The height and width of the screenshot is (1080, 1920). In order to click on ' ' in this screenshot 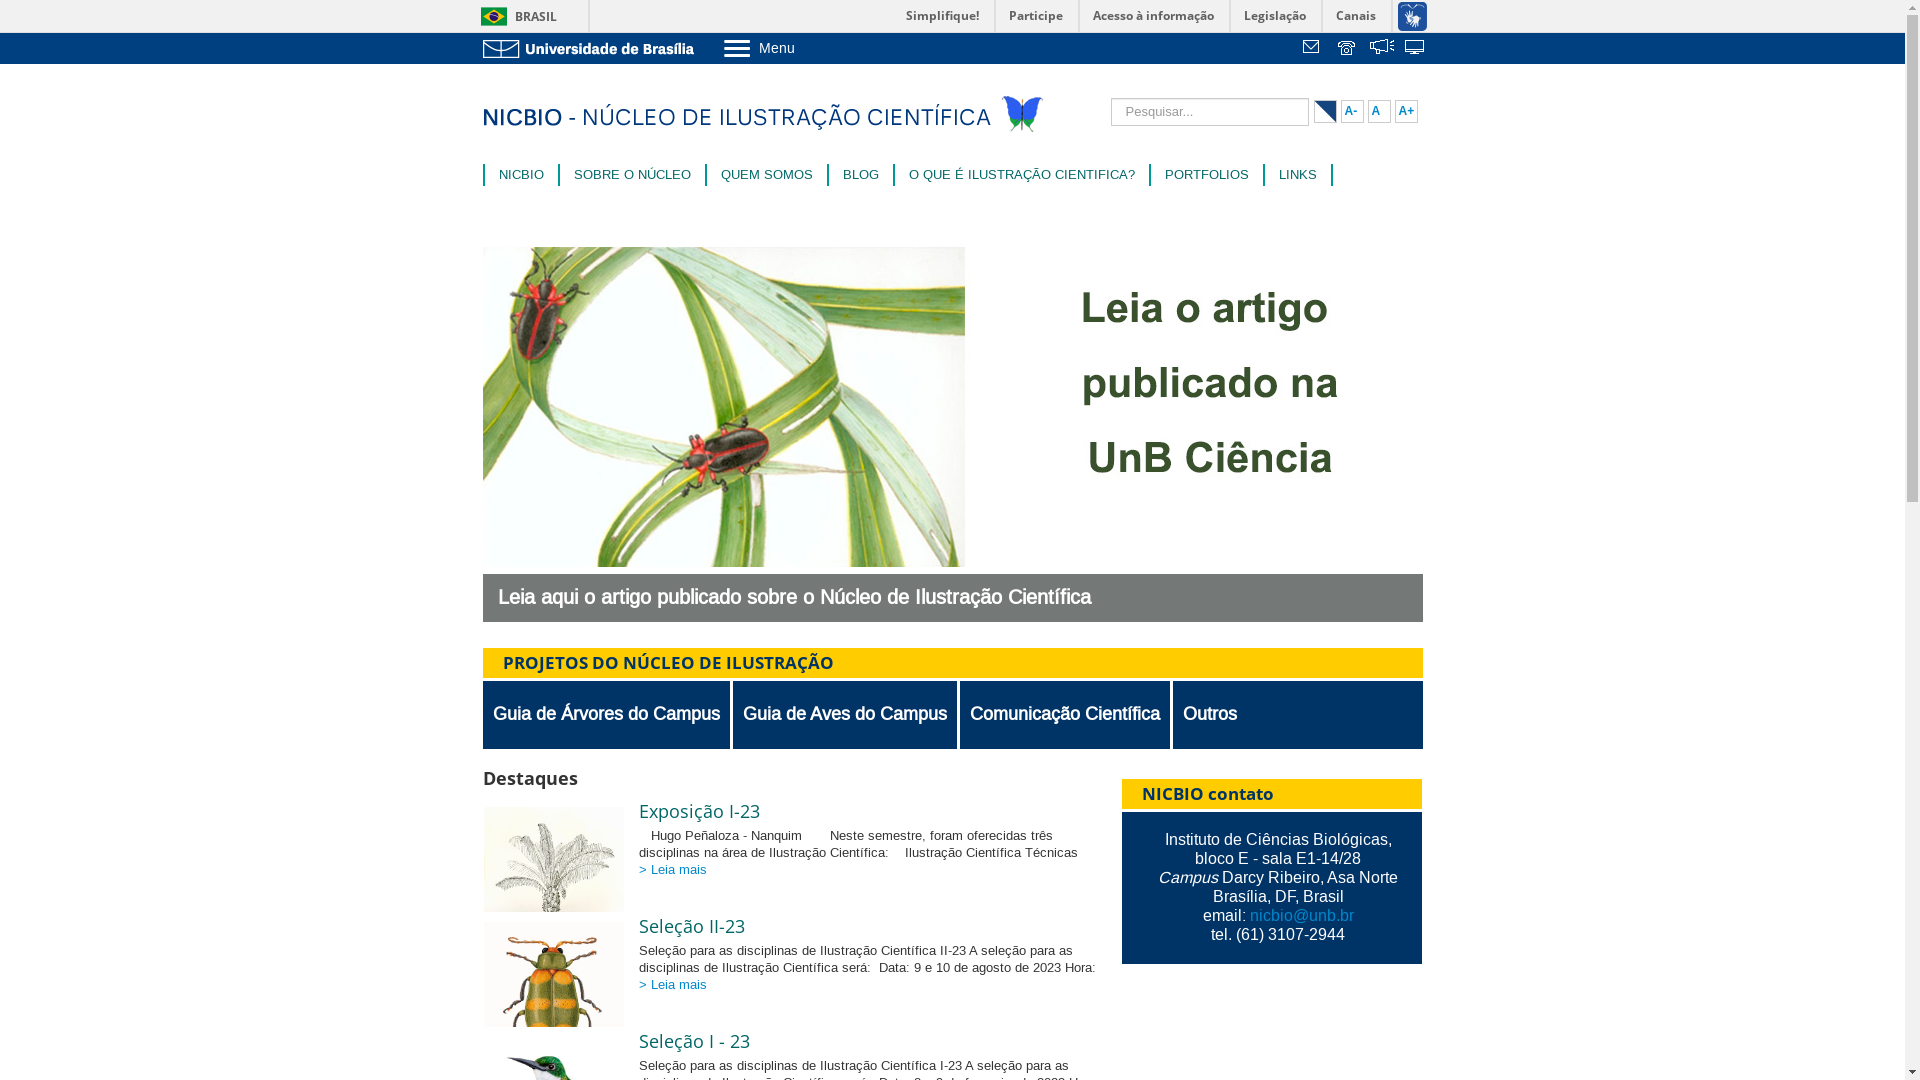, I will do `click(1381, 48)`.